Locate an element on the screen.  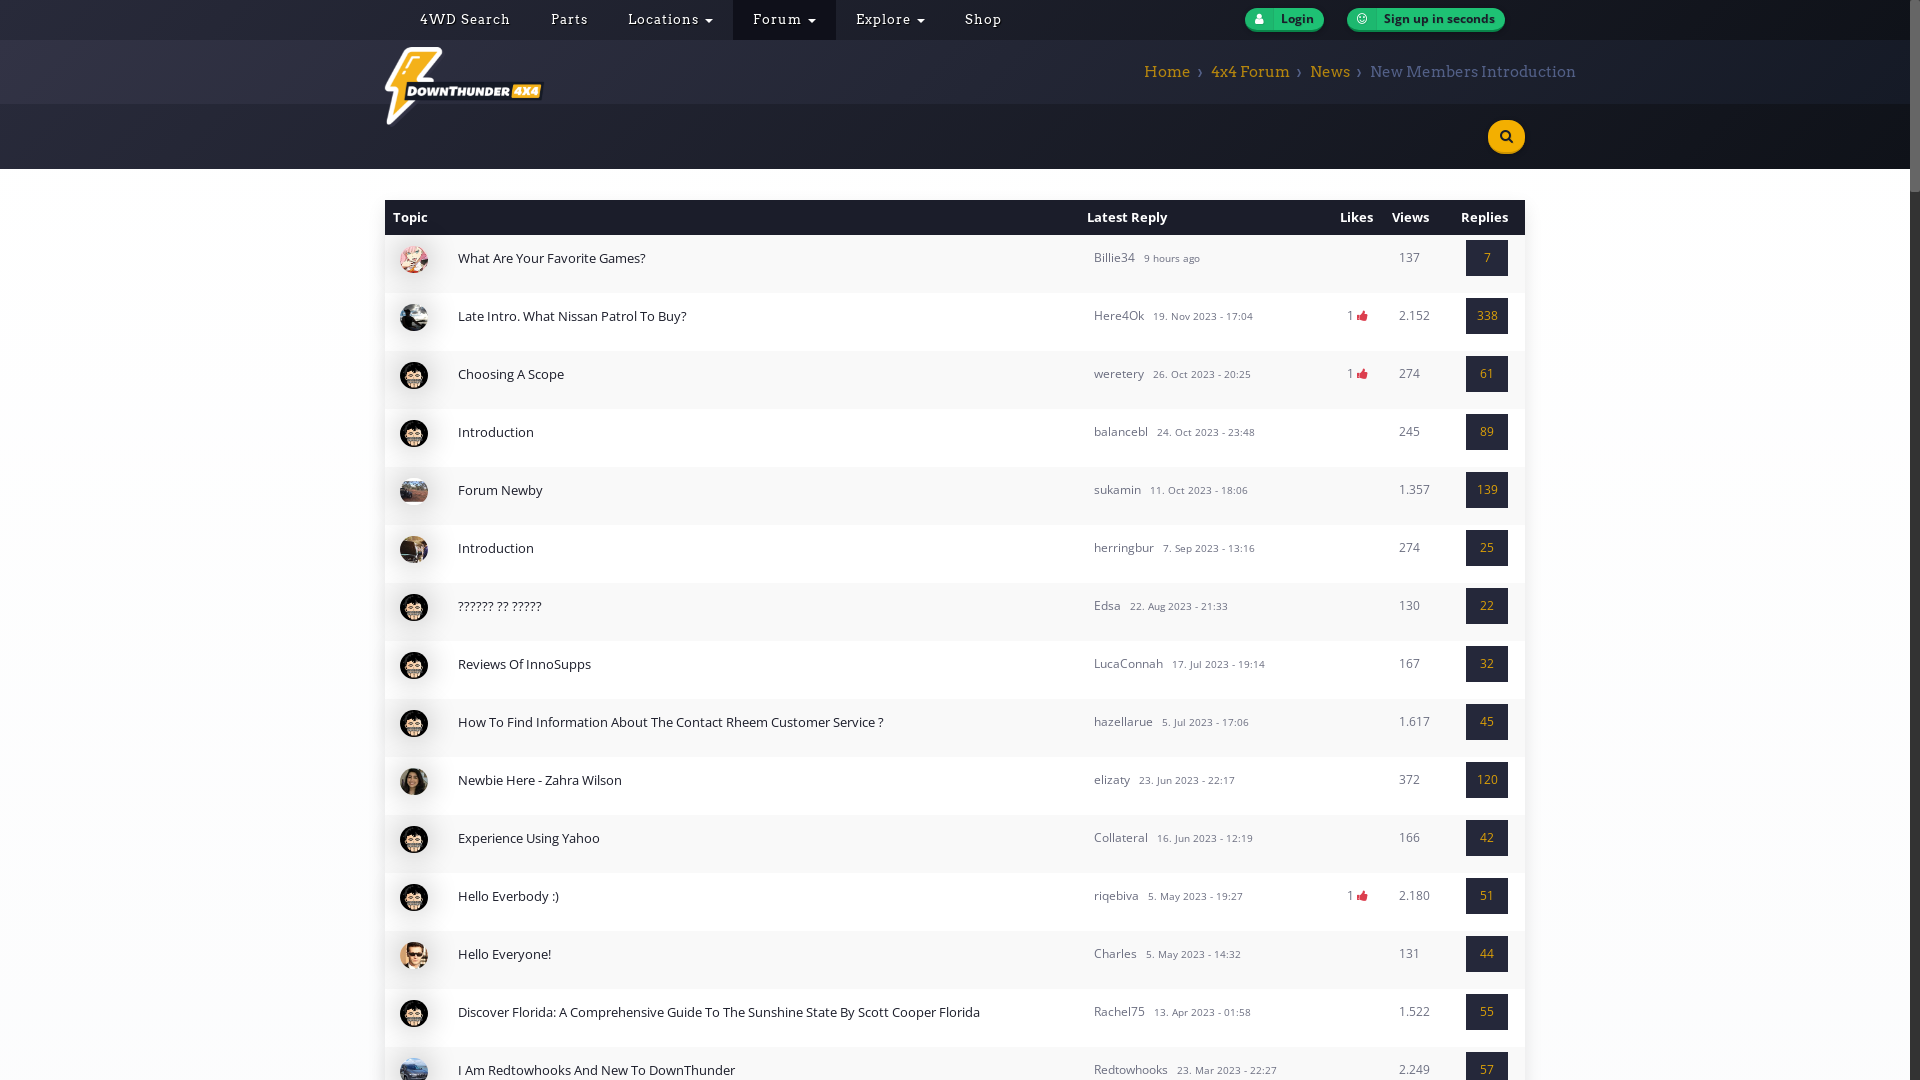
'Reviews Of InnoSupps' is located at coordinates (524, 663).